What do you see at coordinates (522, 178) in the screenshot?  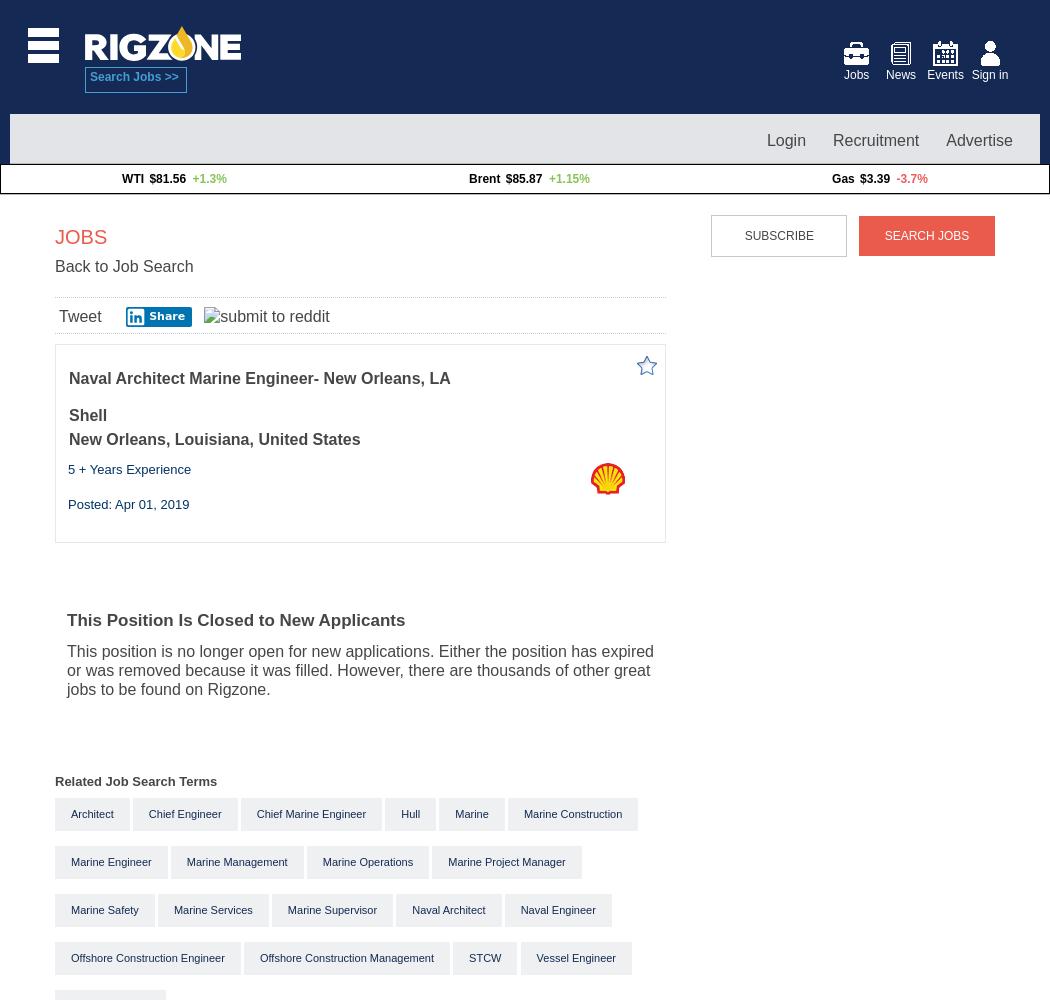 I see `'$85.87'` at bounding box center [522, 178].